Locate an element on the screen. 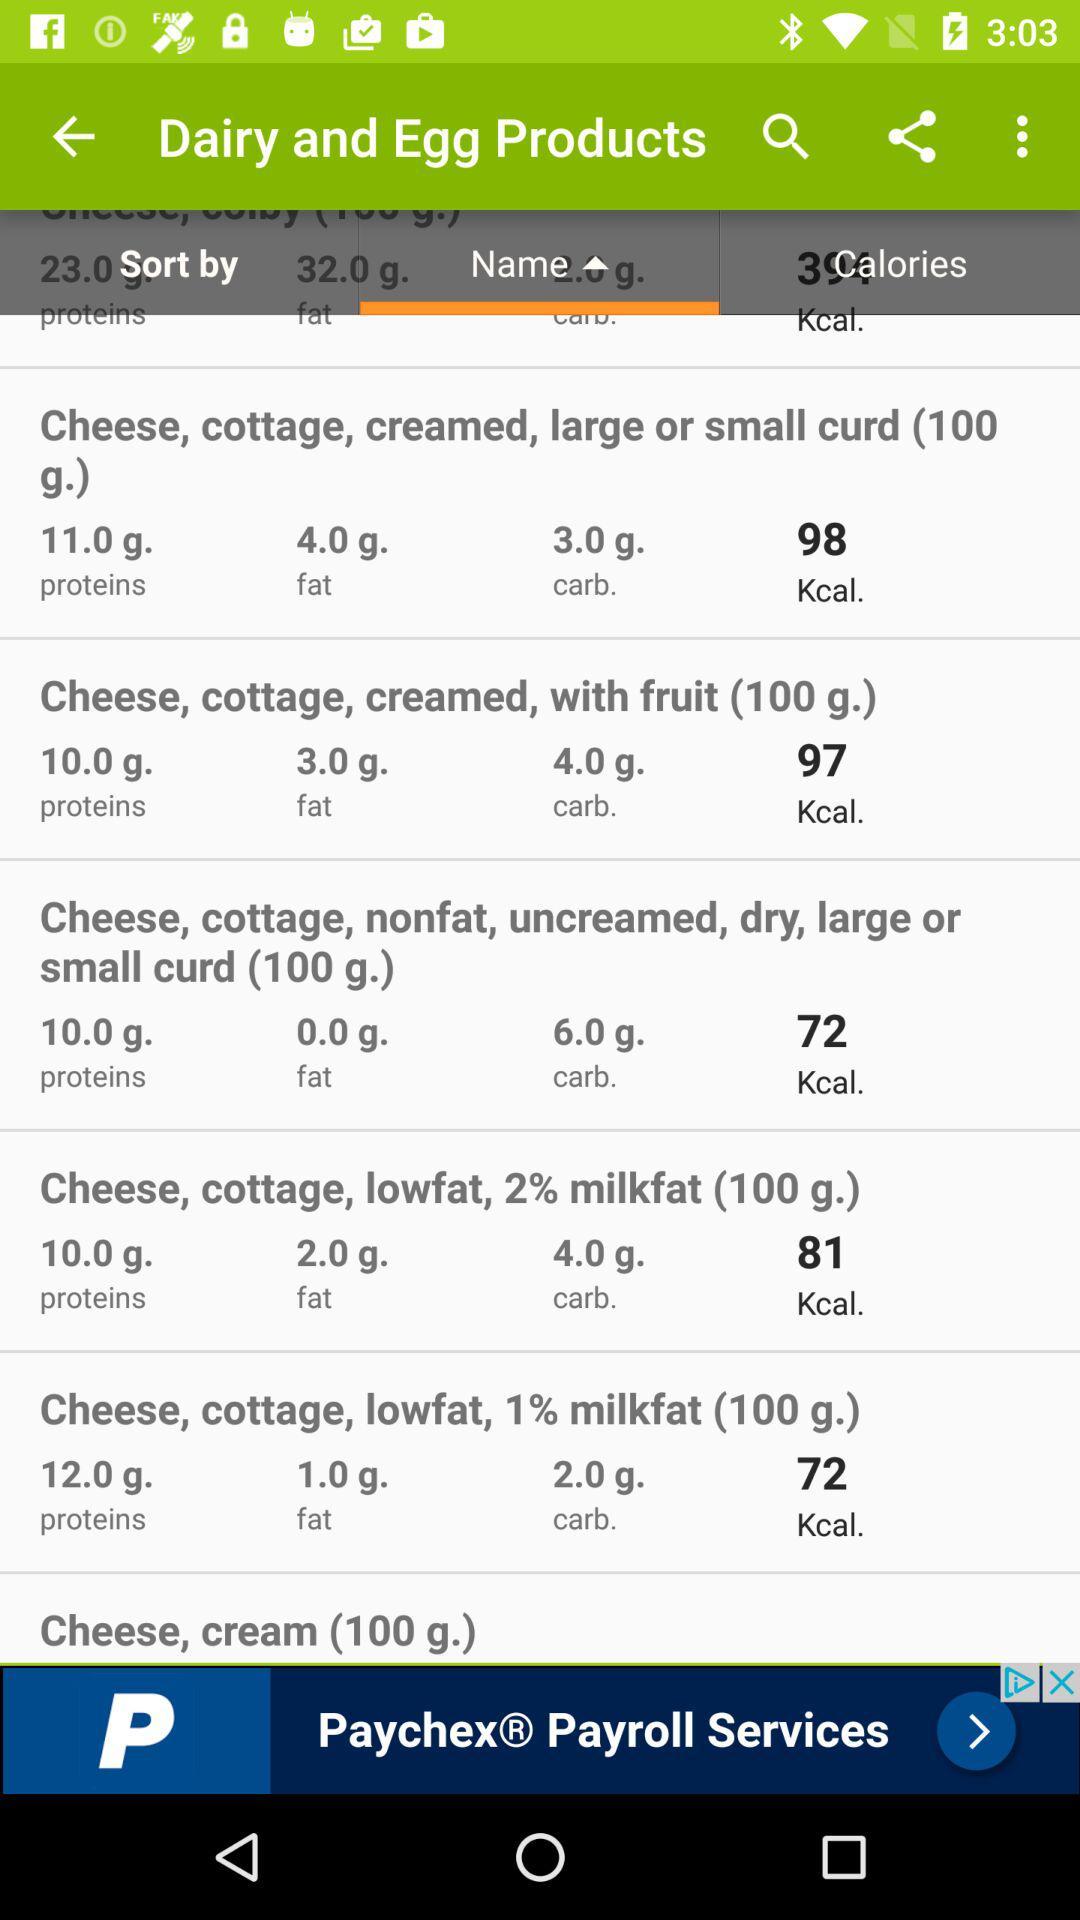  view paychex payroll services website is located at coordinates (540, 1727).